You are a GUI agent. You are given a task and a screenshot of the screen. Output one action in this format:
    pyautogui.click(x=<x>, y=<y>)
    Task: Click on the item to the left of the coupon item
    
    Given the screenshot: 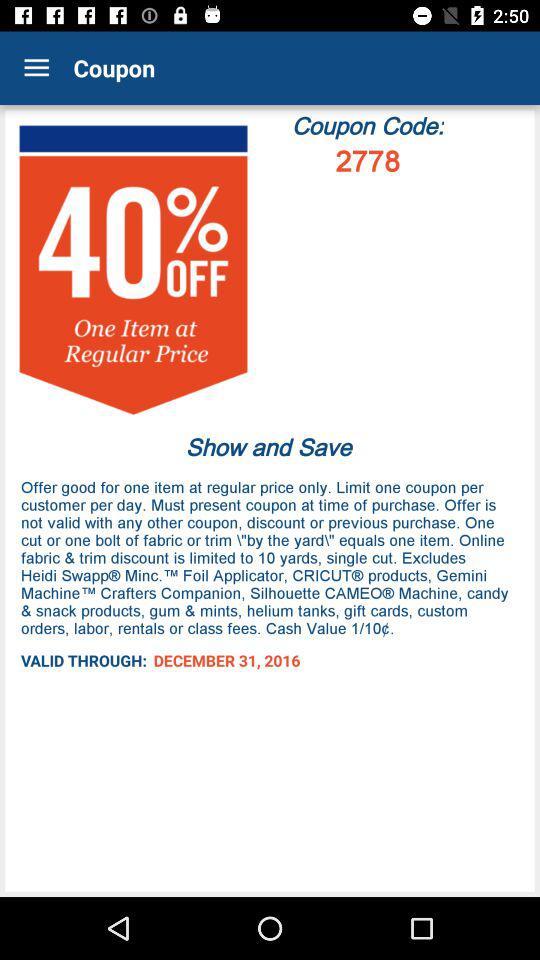 What is the action you would take?
    pyautogui.click(x=36, y=68)
    